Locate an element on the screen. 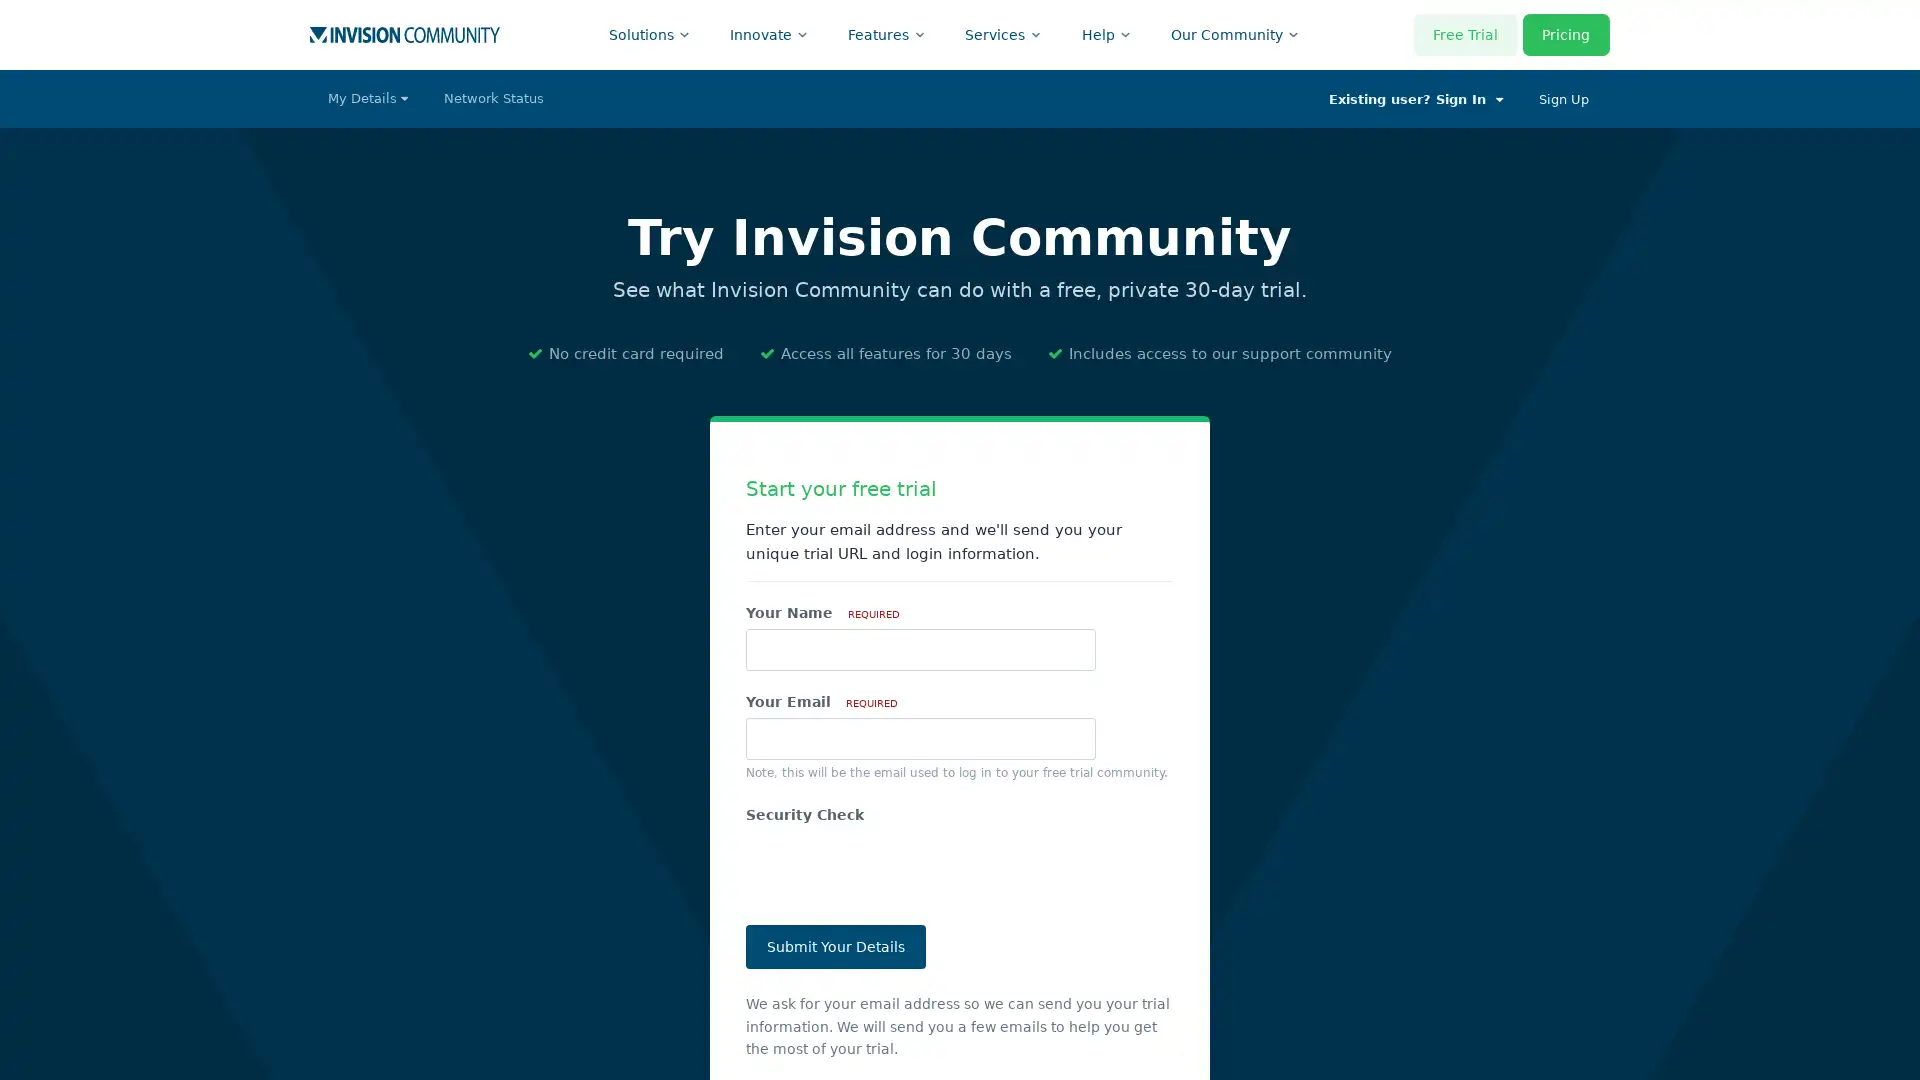  Help is located at coordinates (1105, 34).